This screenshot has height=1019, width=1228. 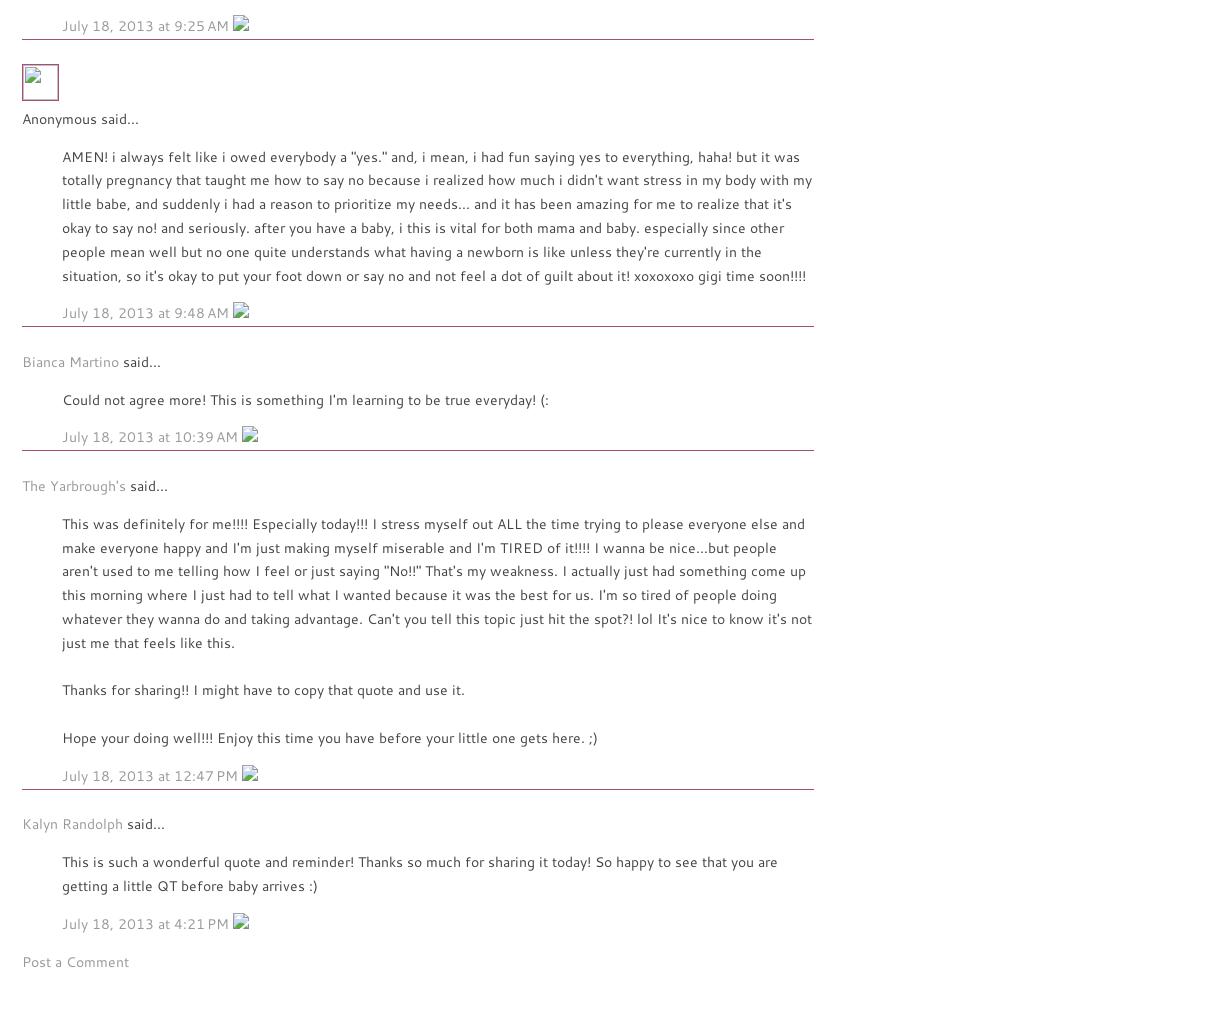 I want to click on 'July 18, 2013 at 9:25 AM', so click(x=62, y=24).